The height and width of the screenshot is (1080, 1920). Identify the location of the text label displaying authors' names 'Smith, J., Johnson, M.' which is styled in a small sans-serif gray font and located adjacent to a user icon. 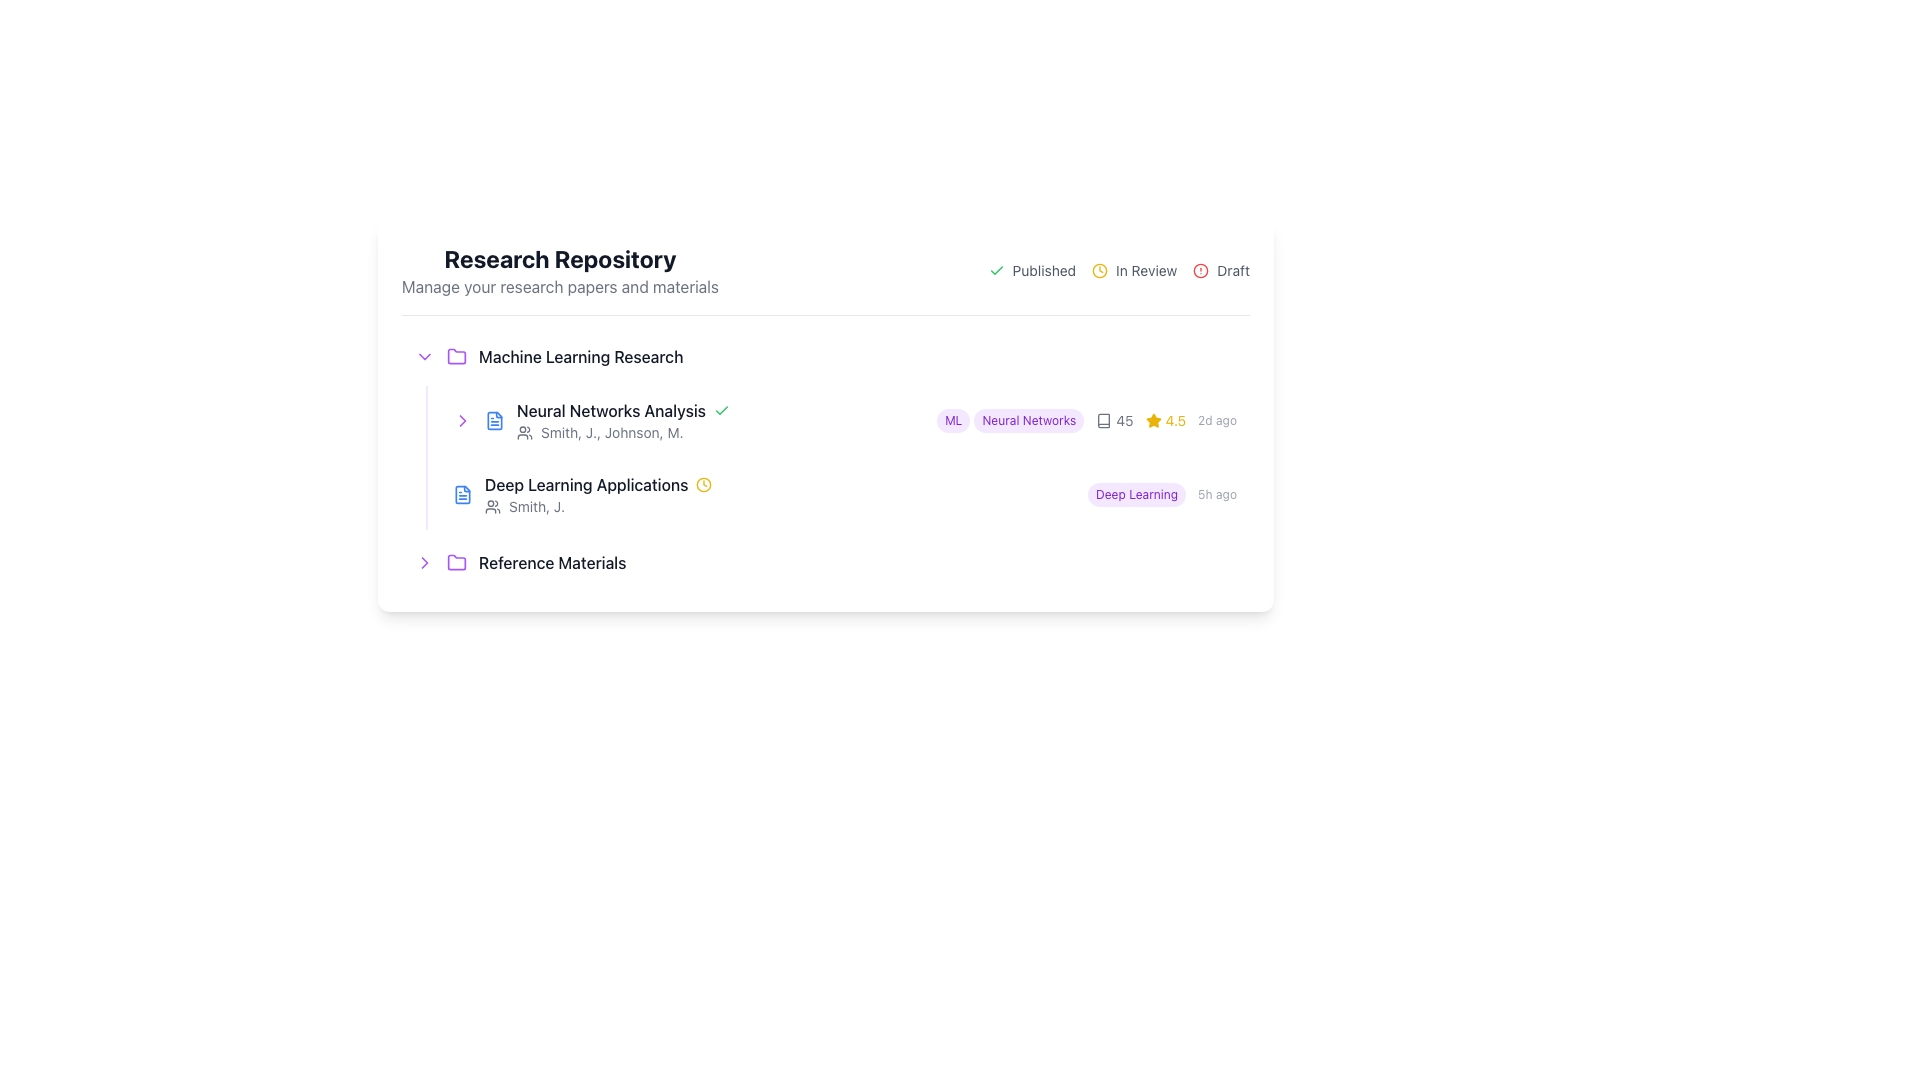
(611, 431).